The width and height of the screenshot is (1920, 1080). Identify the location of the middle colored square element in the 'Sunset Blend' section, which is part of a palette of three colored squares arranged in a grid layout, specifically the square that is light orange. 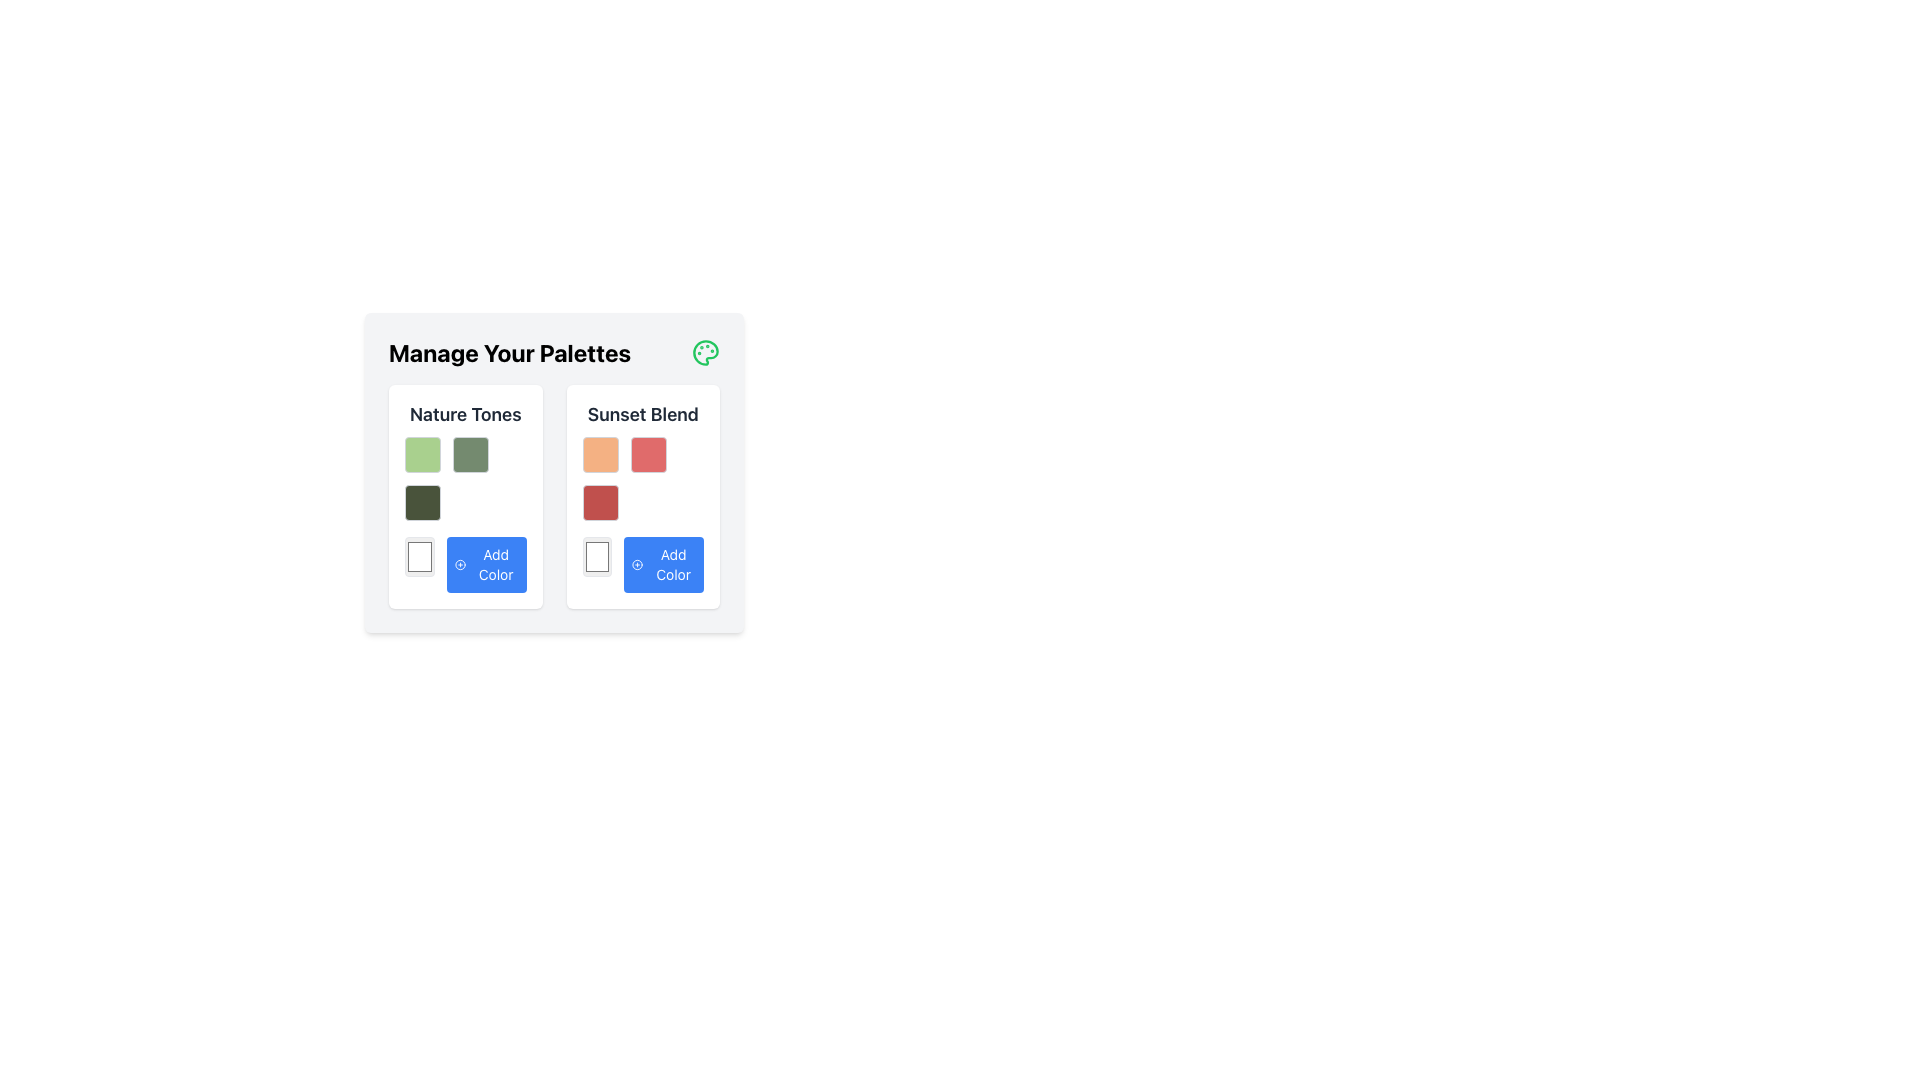
(643, 478).